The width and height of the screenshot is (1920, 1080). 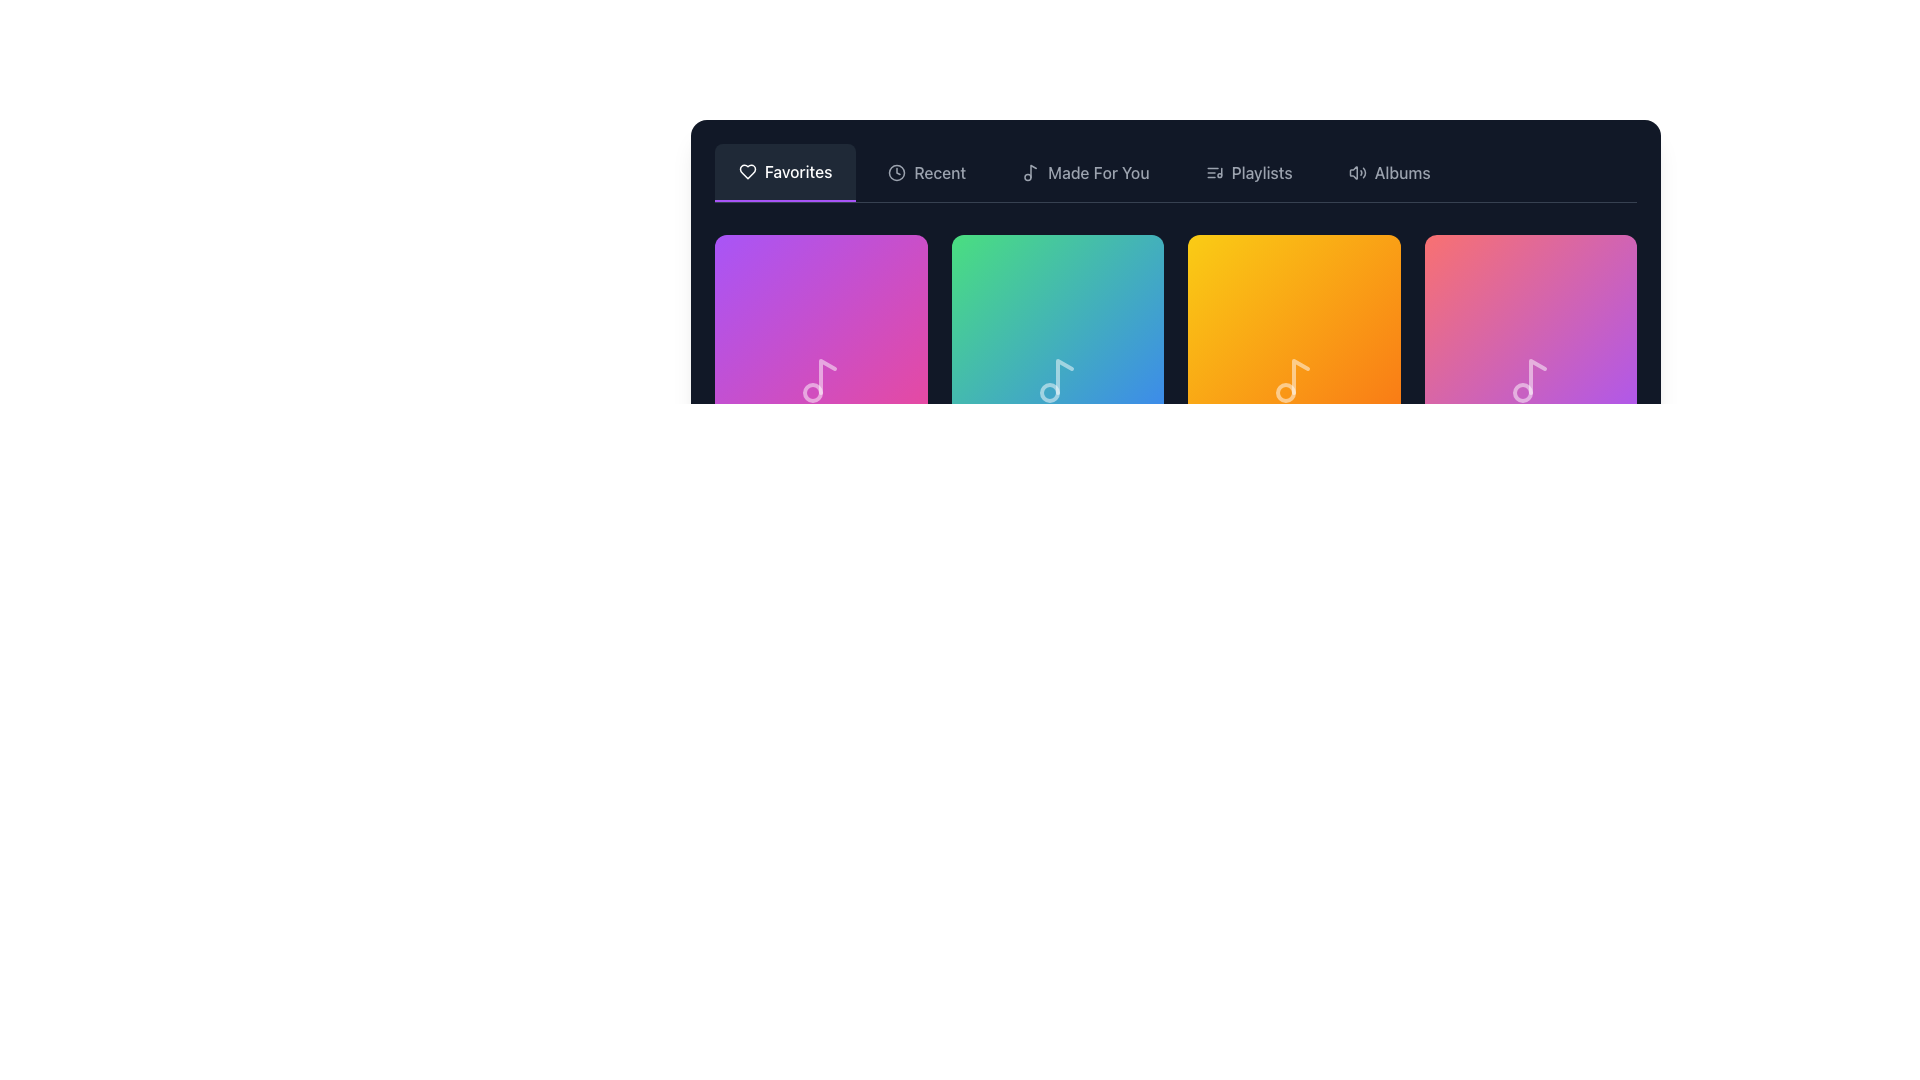 What do you see at coordinates (784, 172) in the screenshot?
I see `the 'Favorites' button, which is a dark rectangular button with rounded corners, labeled 'Favorites' and featuring a heart icon, located at the top of the interface` at bounding box center [784, 172].